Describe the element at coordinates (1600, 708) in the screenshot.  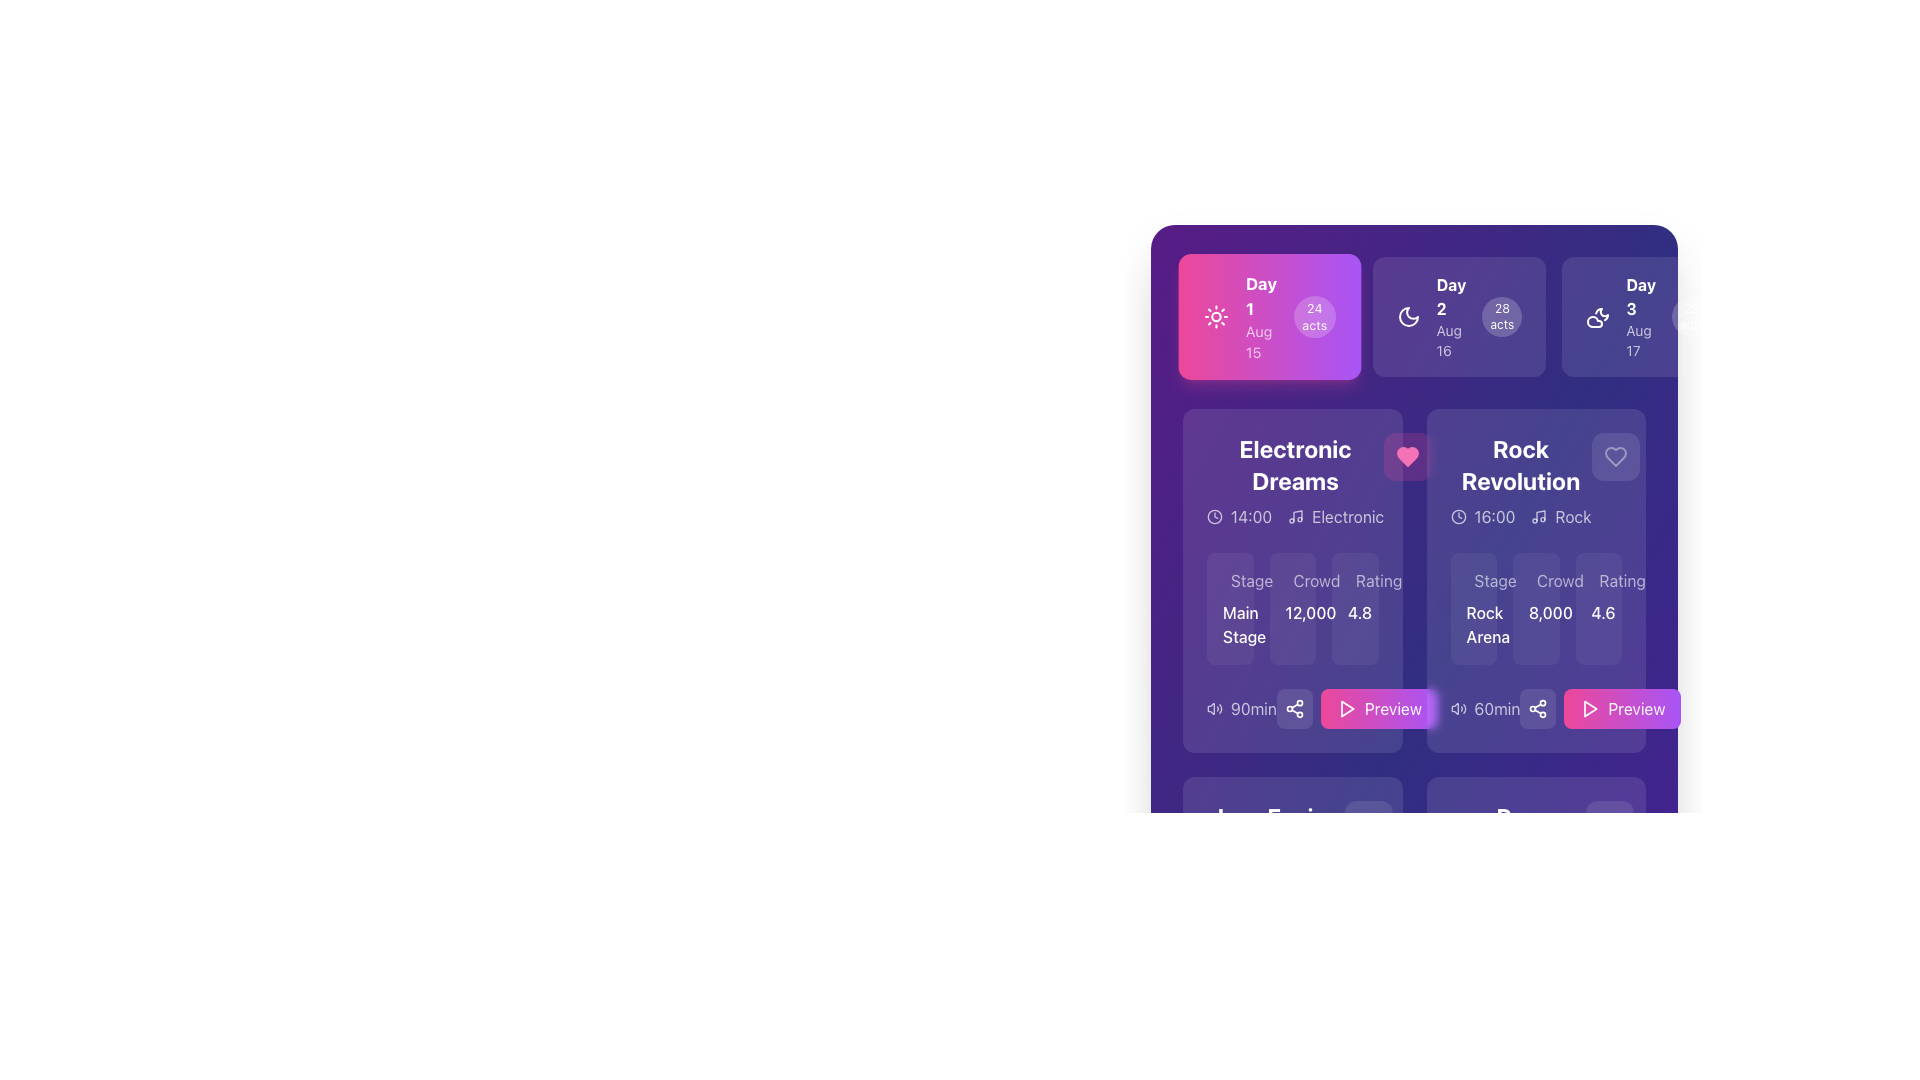
I see `the button that provides a preview for the Rock Revolution event` at that location.